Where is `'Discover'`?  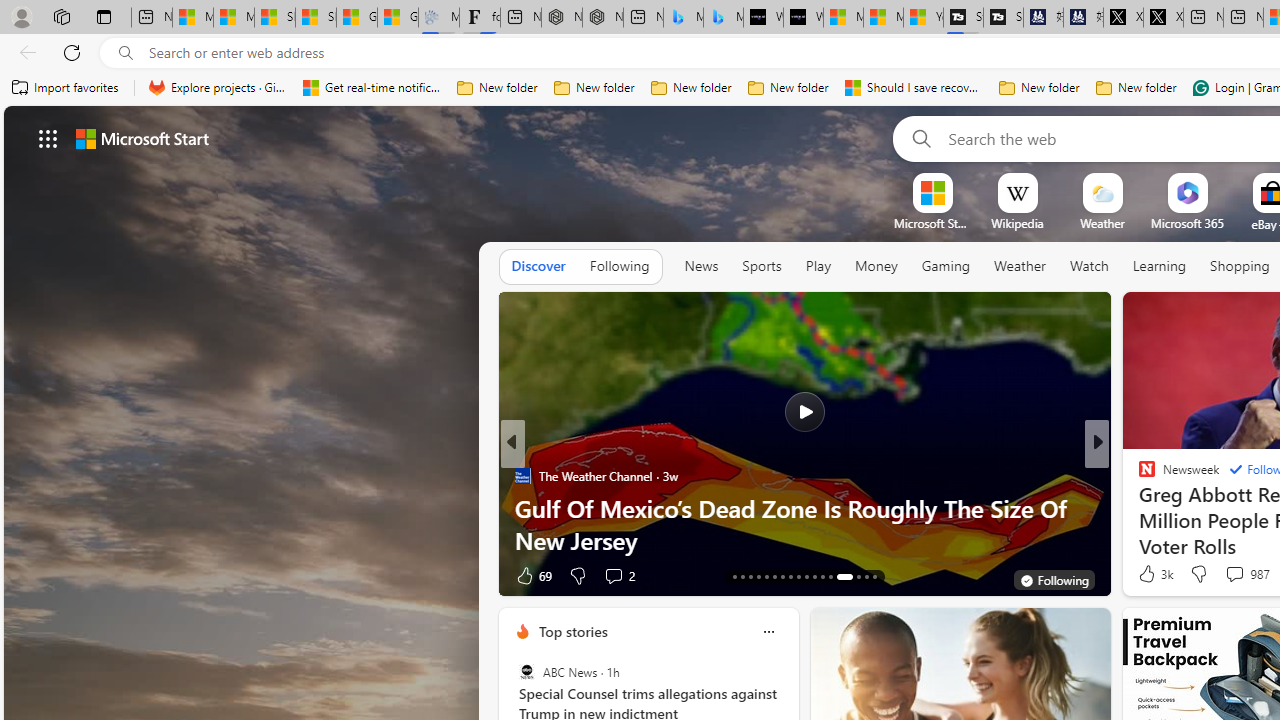 'Discover' is located at coordinates (538, 265).